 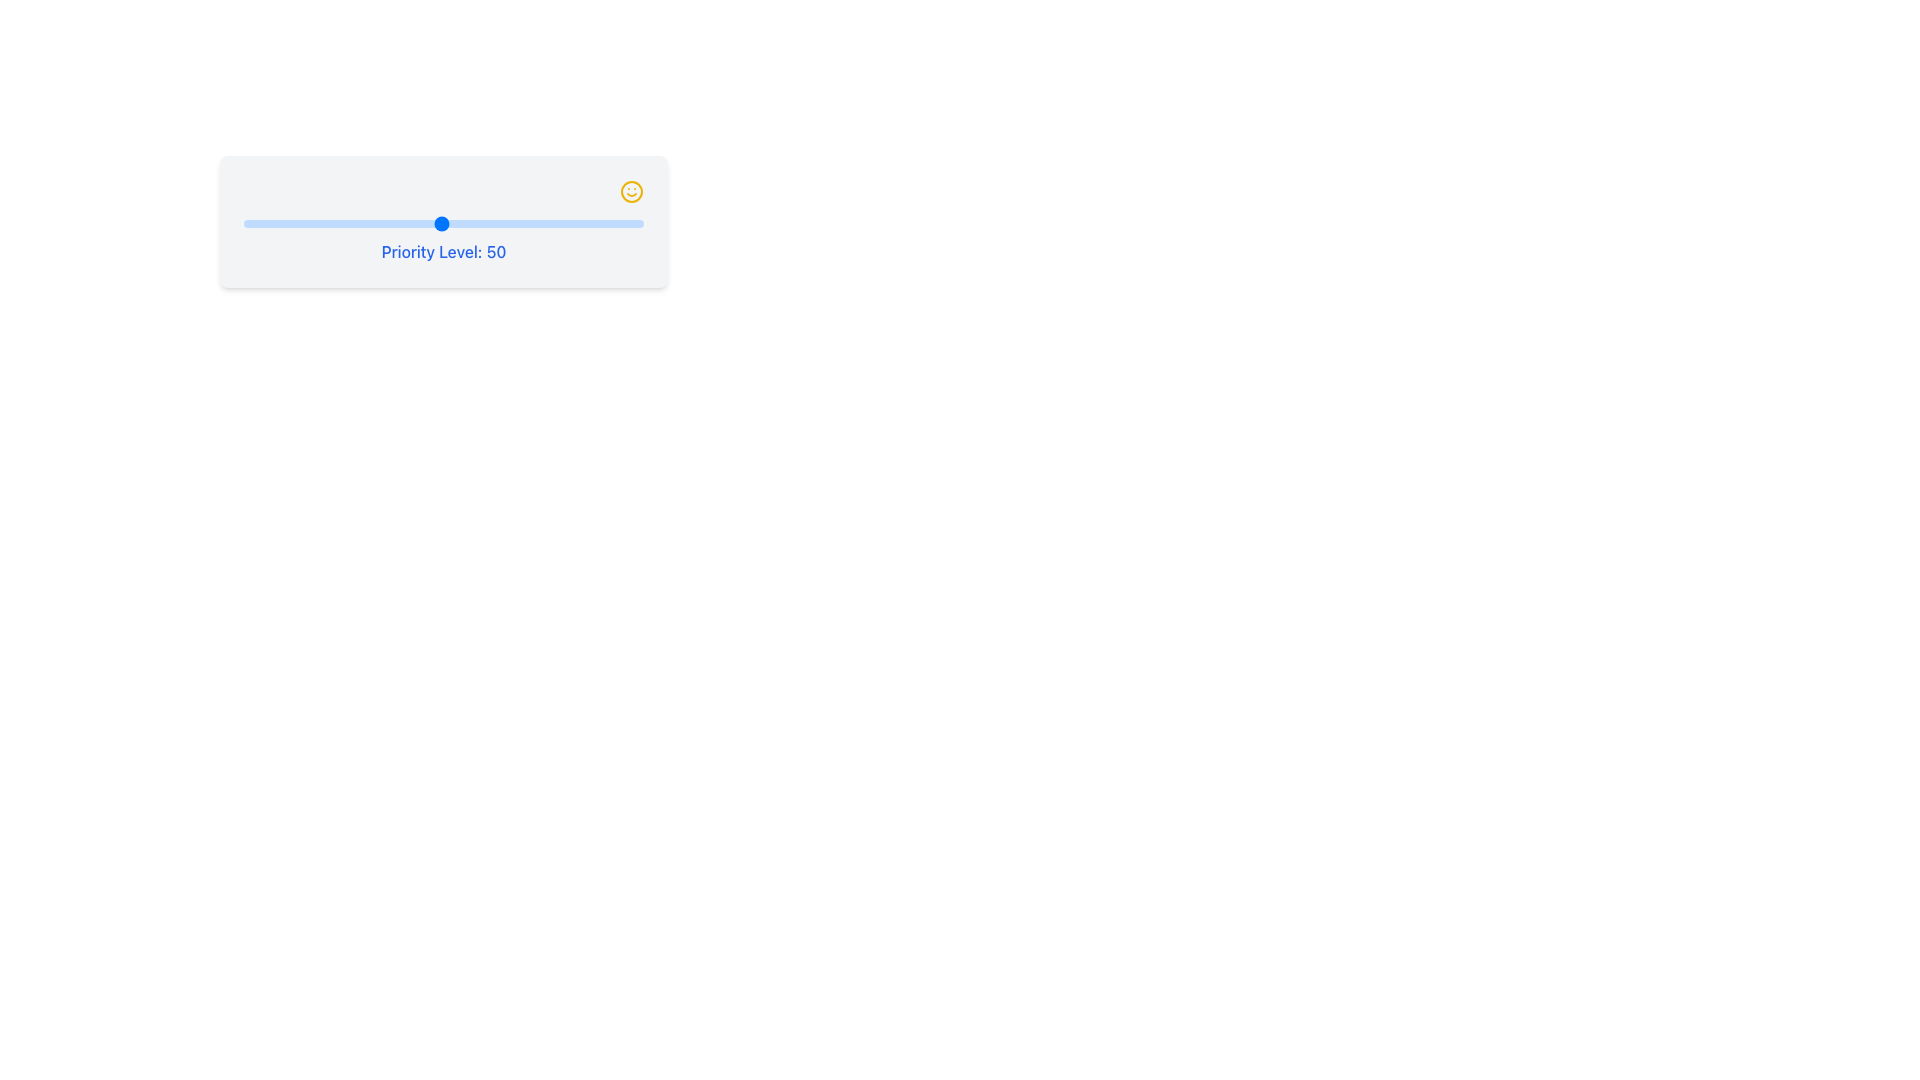 I want to click on the priority level, so click(x=408, y=223).